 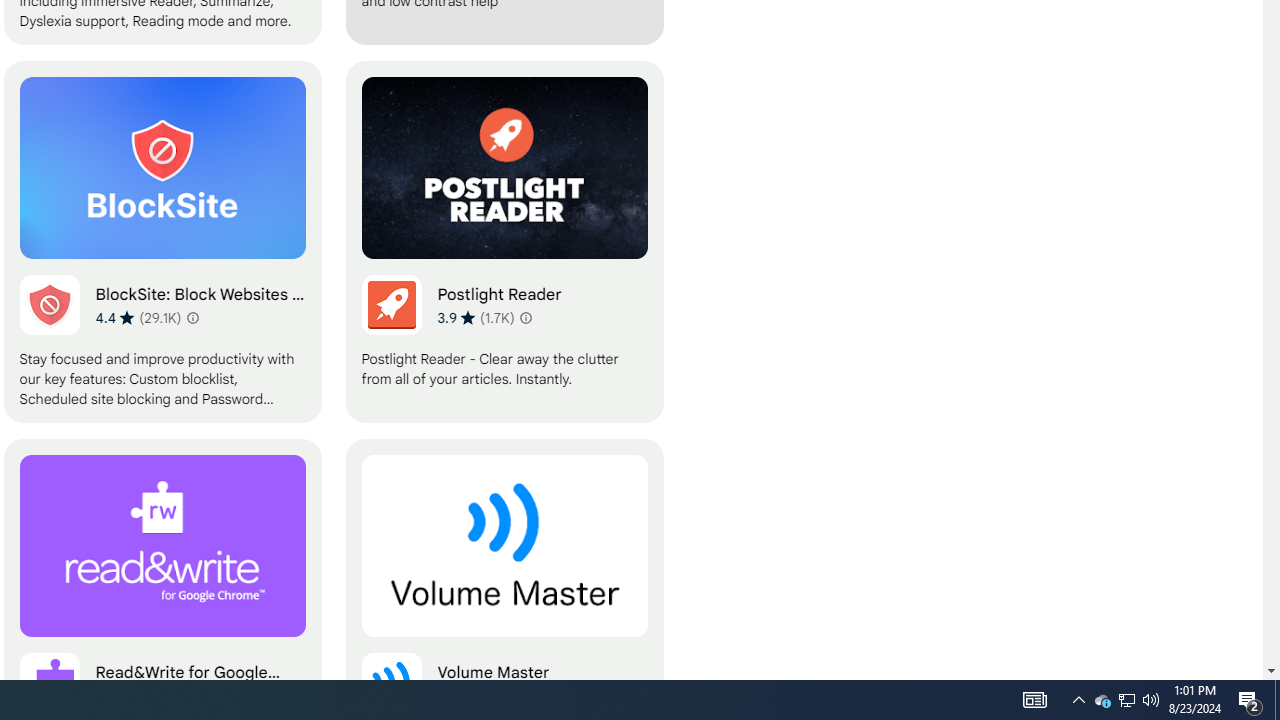 I want to click on 'Average rating 4.4 out of 5 stars. 29.1K ratings.', so click(x=137, y=316).